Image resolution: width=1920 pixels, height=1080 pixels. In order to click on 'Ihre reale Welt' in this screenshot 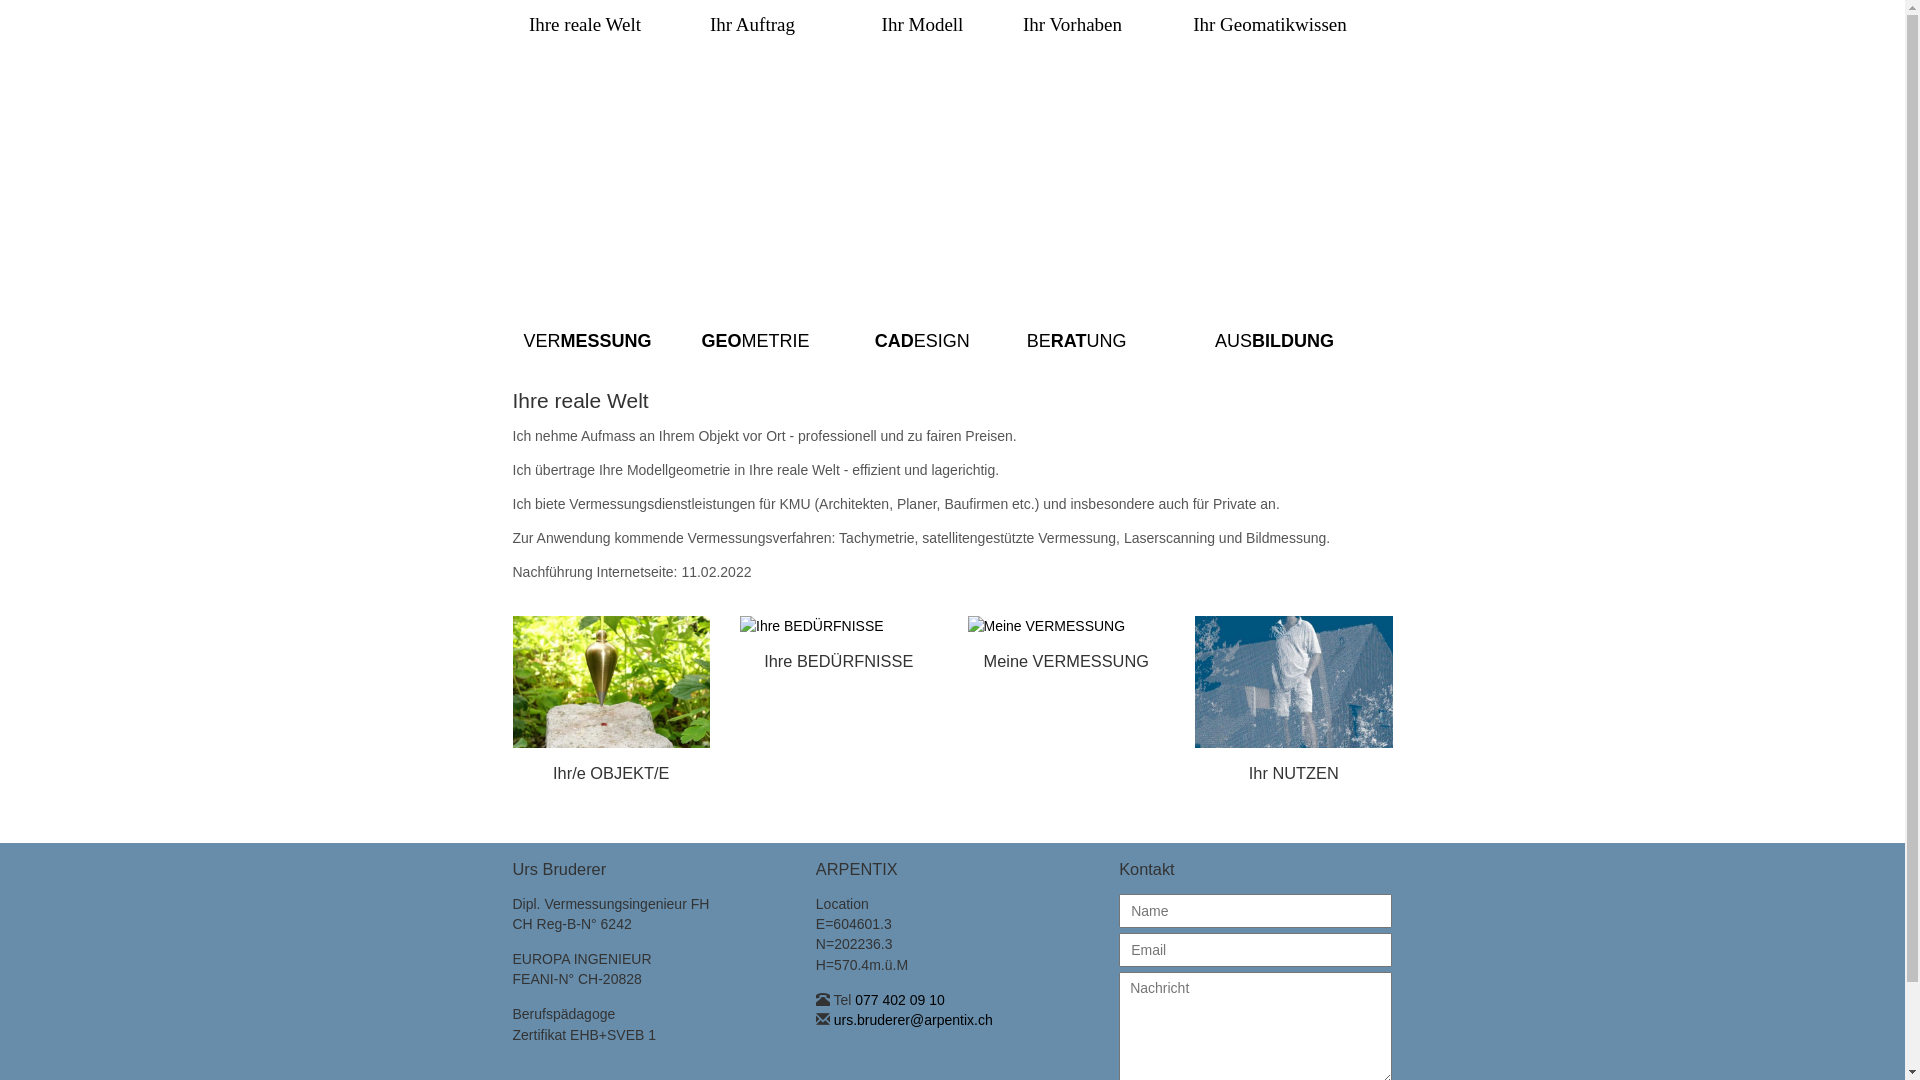, I will do `click(583, 24)`.